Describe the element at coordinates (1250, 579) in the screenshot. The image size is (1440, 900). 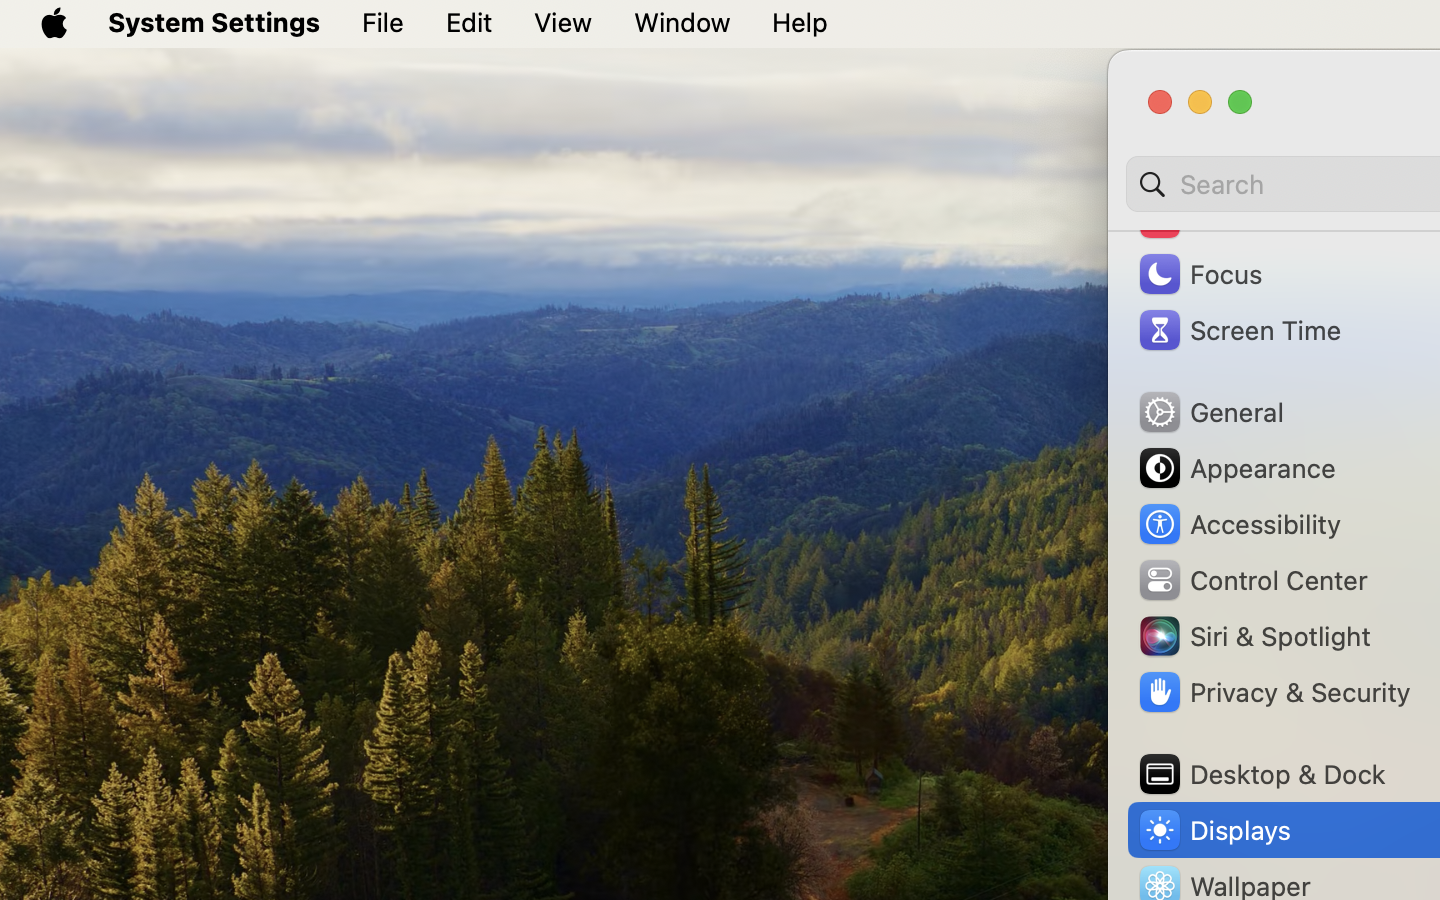
I see `'Control Center'` at that location.